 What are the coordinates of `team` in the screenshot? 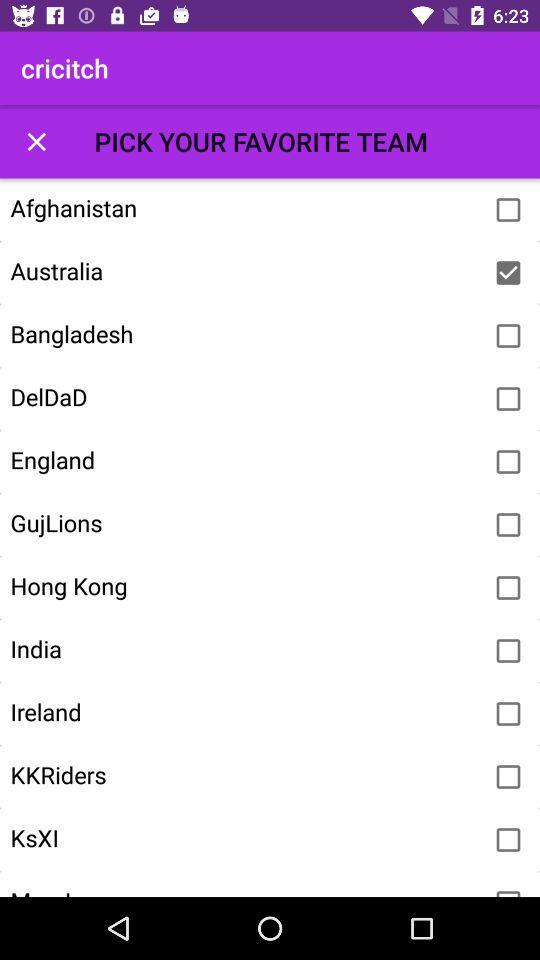 It's located at (508, 649).